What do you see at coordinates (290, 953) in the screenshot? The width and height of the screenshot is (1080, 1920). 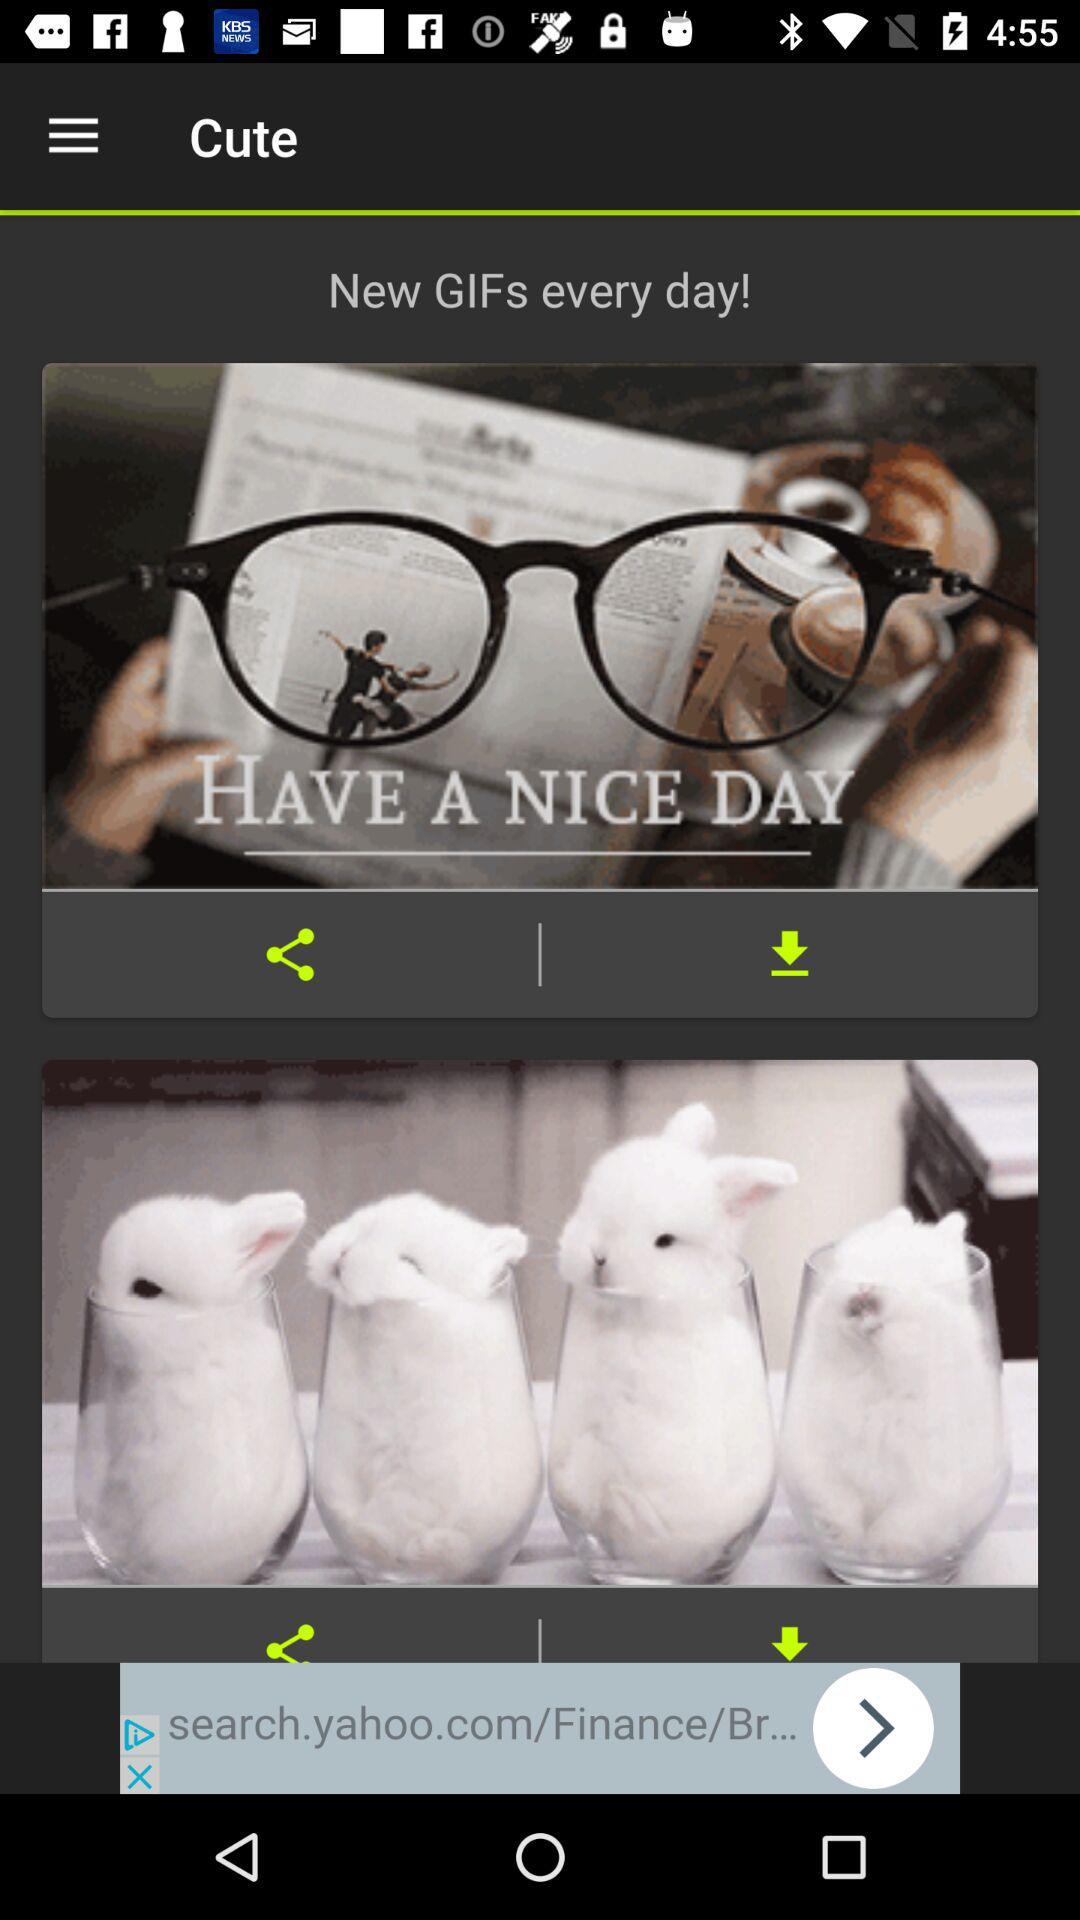 I see `share gif` at bounding box center [290, 953].